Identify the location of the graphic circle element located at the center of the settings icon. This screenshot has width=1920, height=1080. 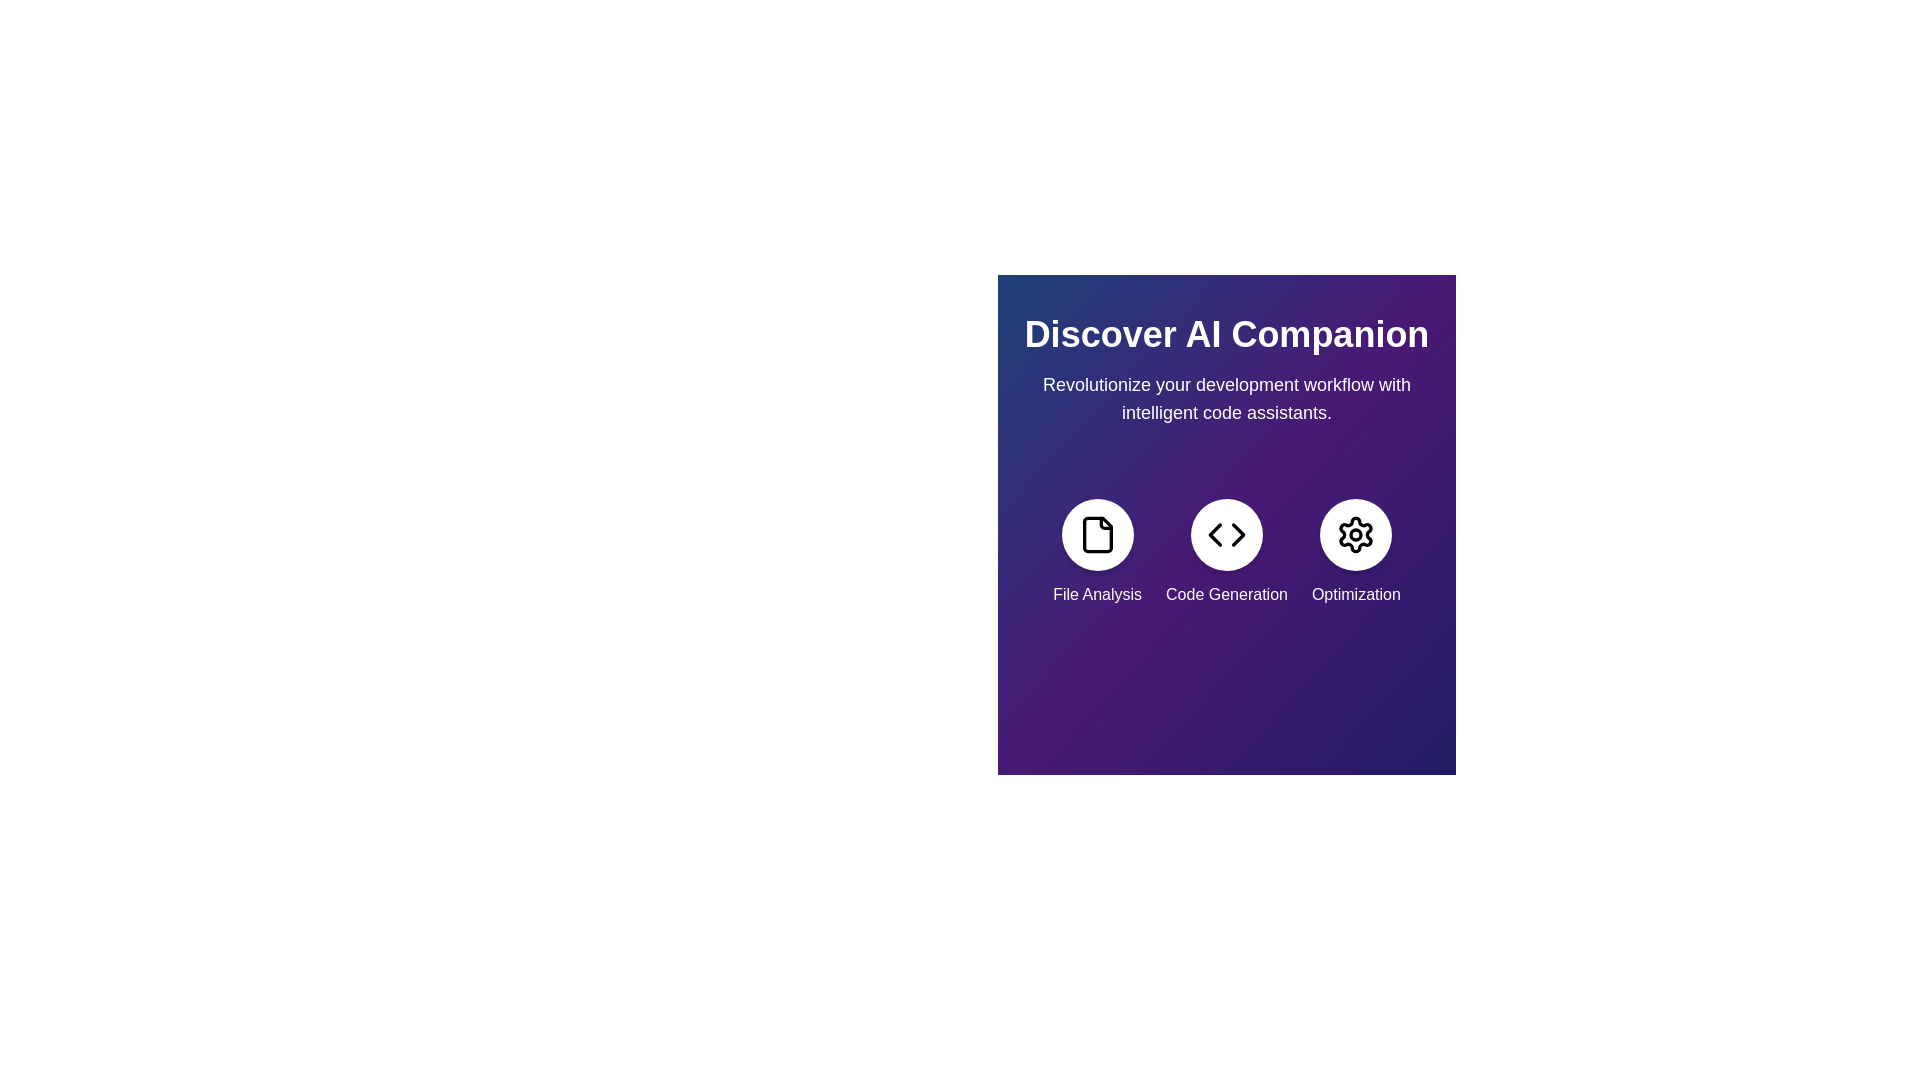
(1356, 534).